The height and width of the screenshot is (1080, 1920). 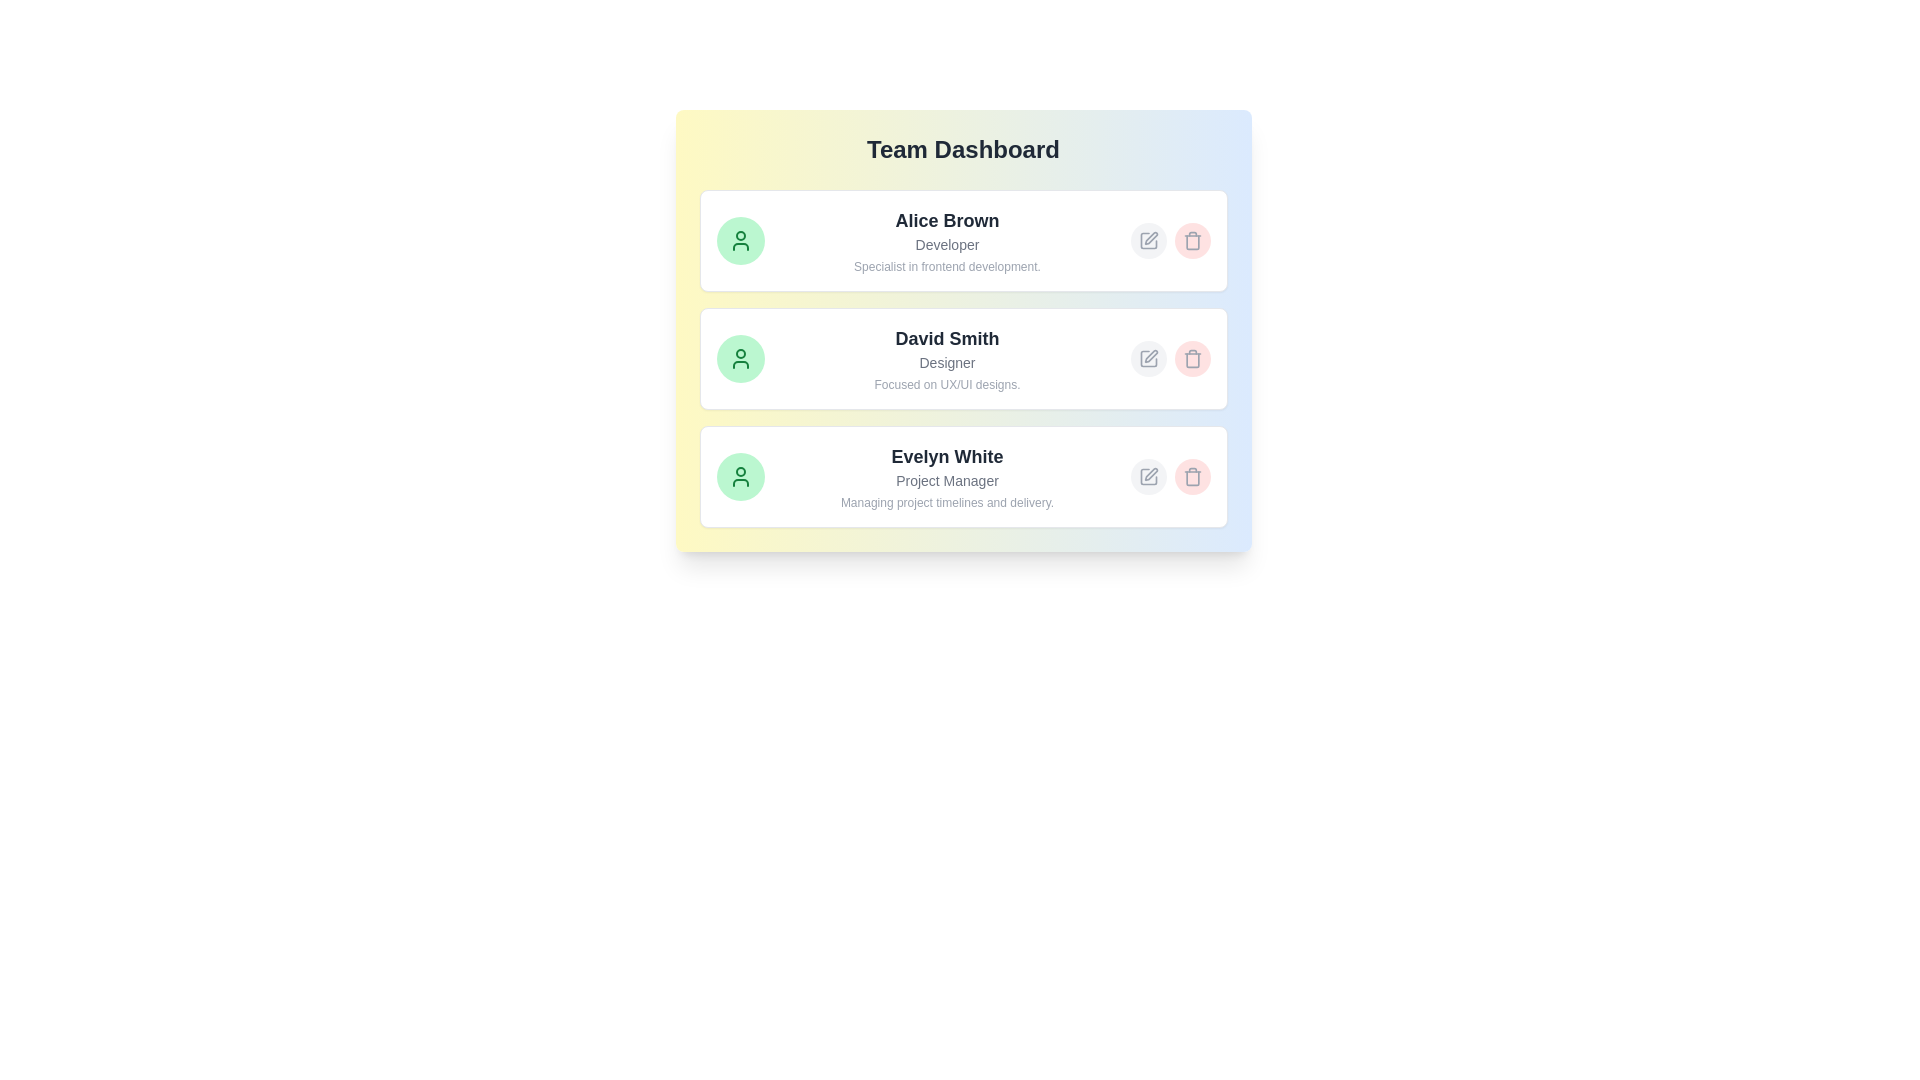 I want to click on the circular icon with a pale green background representing the user profile of Evelyn White, the Project Manager, so click(x=739, y=477).